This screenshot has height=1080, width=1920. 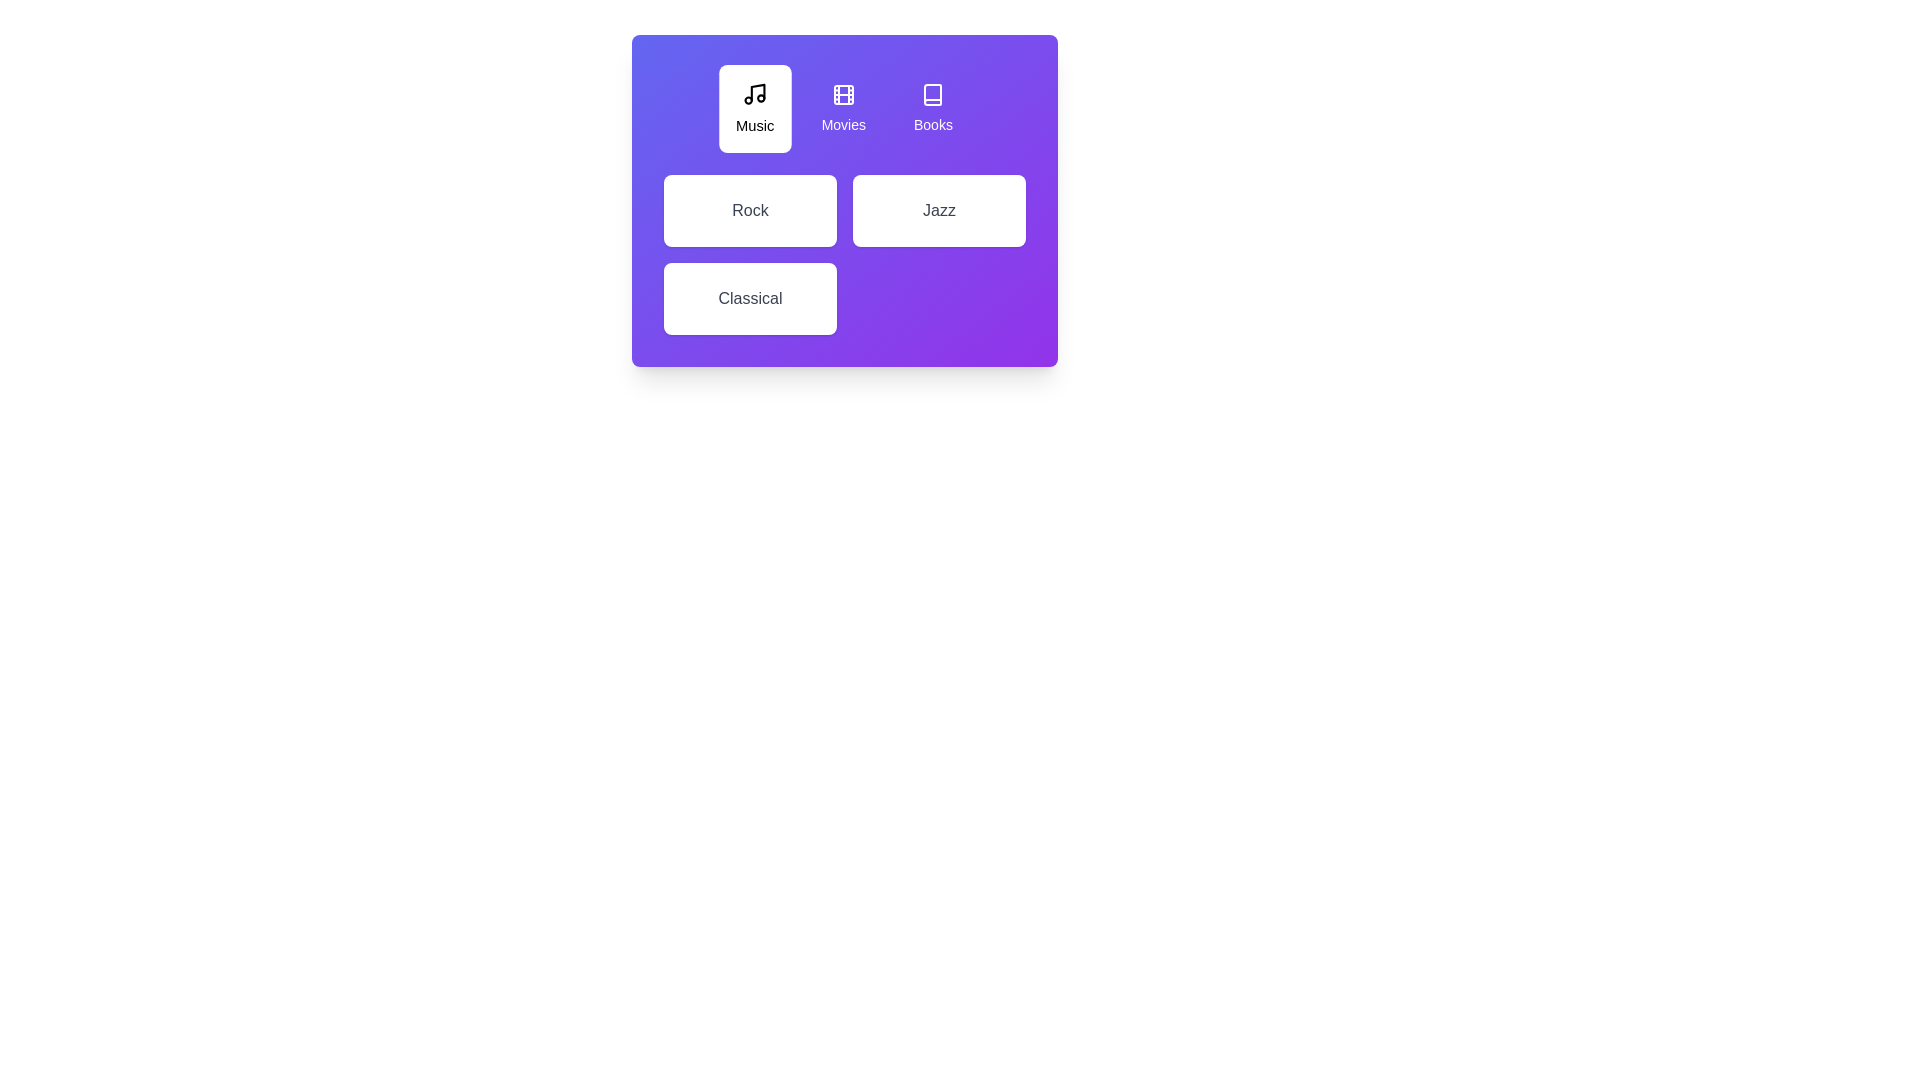 What do you see at coordinates (754, 108) in the screenshot?
I see `the tab labeled Music to switch to that tab` at bounding box center [754, 108].